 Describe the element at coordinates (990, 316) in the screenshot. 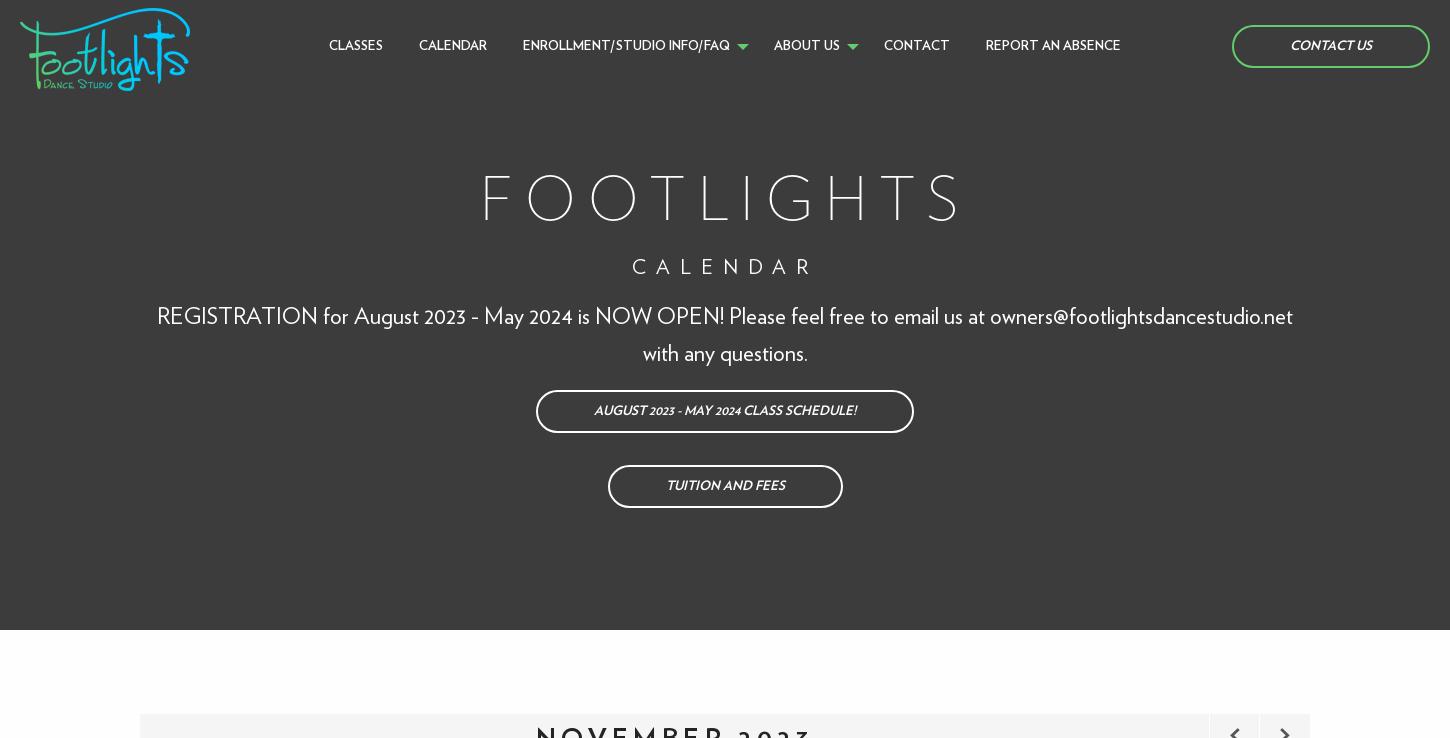

I see `'owners@footlightsdancestudio.net'` at that location.